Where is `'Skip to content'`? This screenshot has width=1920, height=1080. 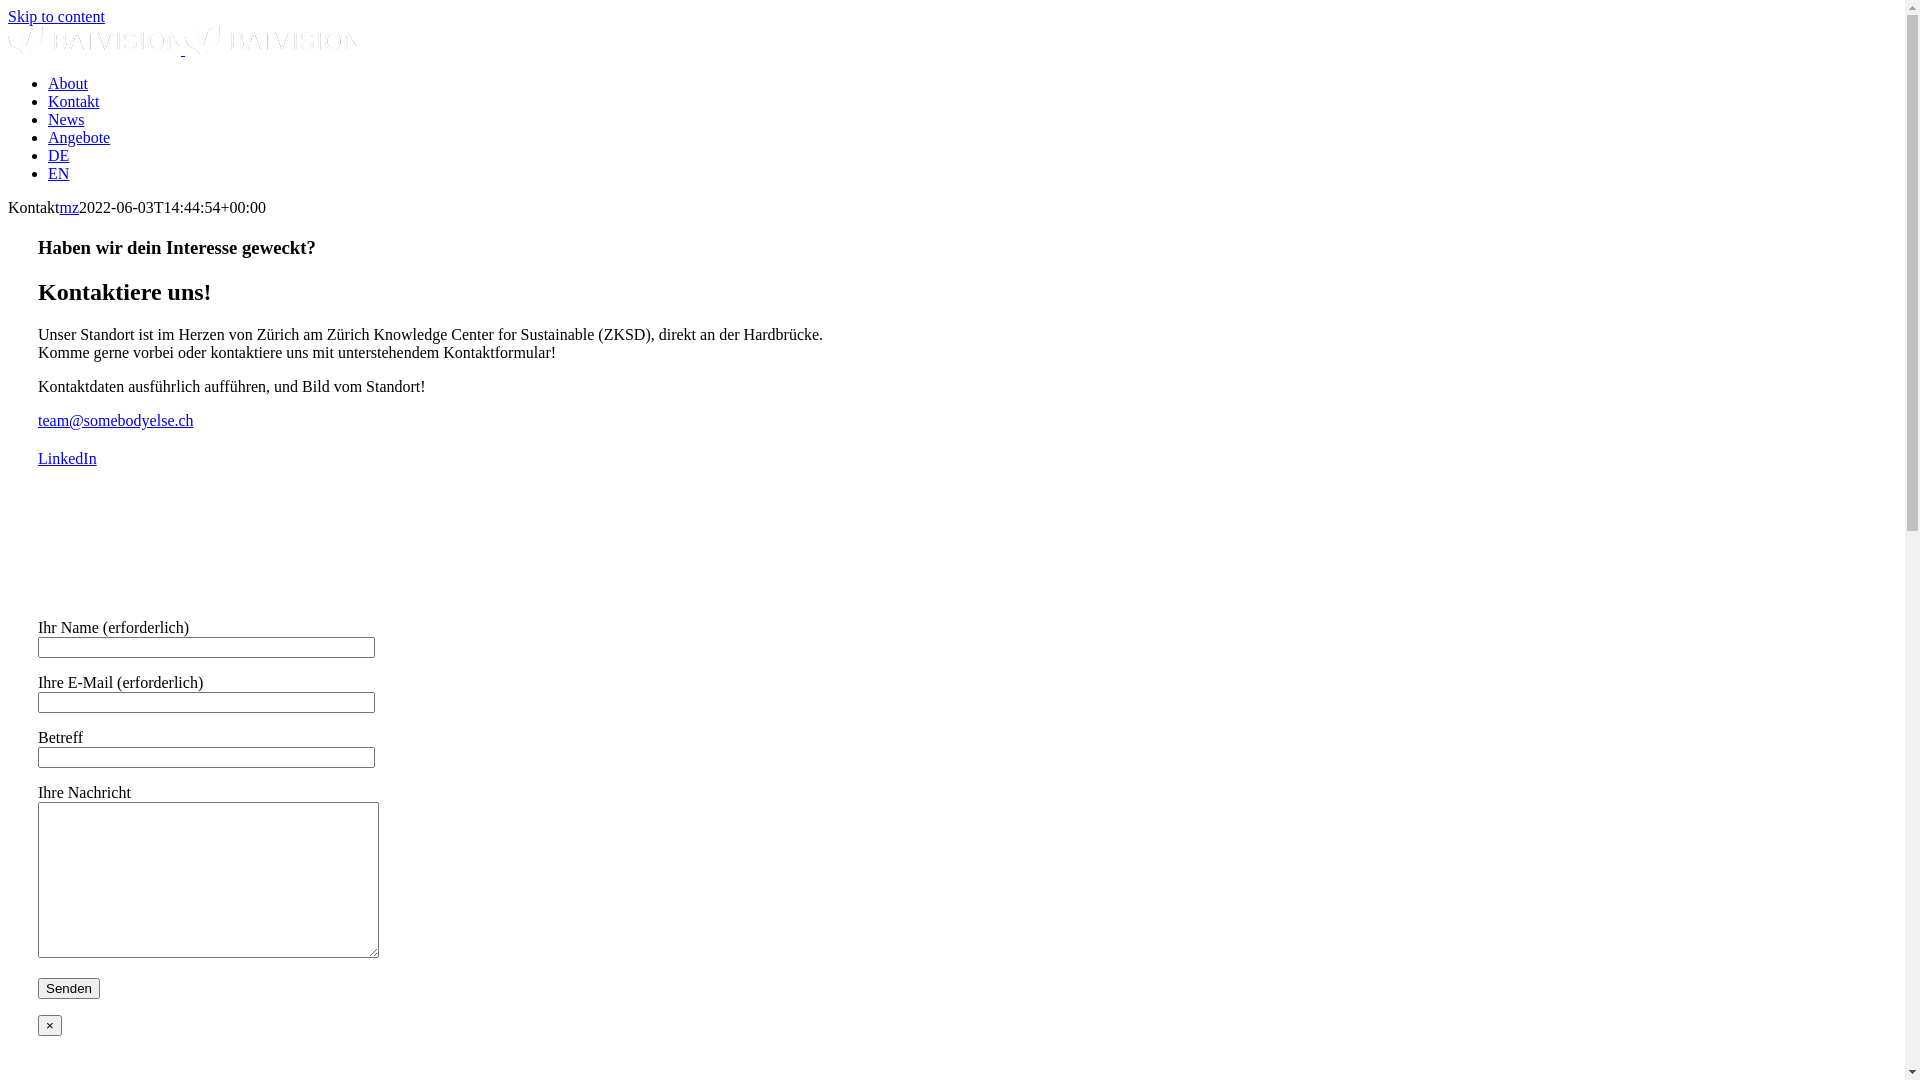 'Skip to content' is located at coordinates (8, 16).